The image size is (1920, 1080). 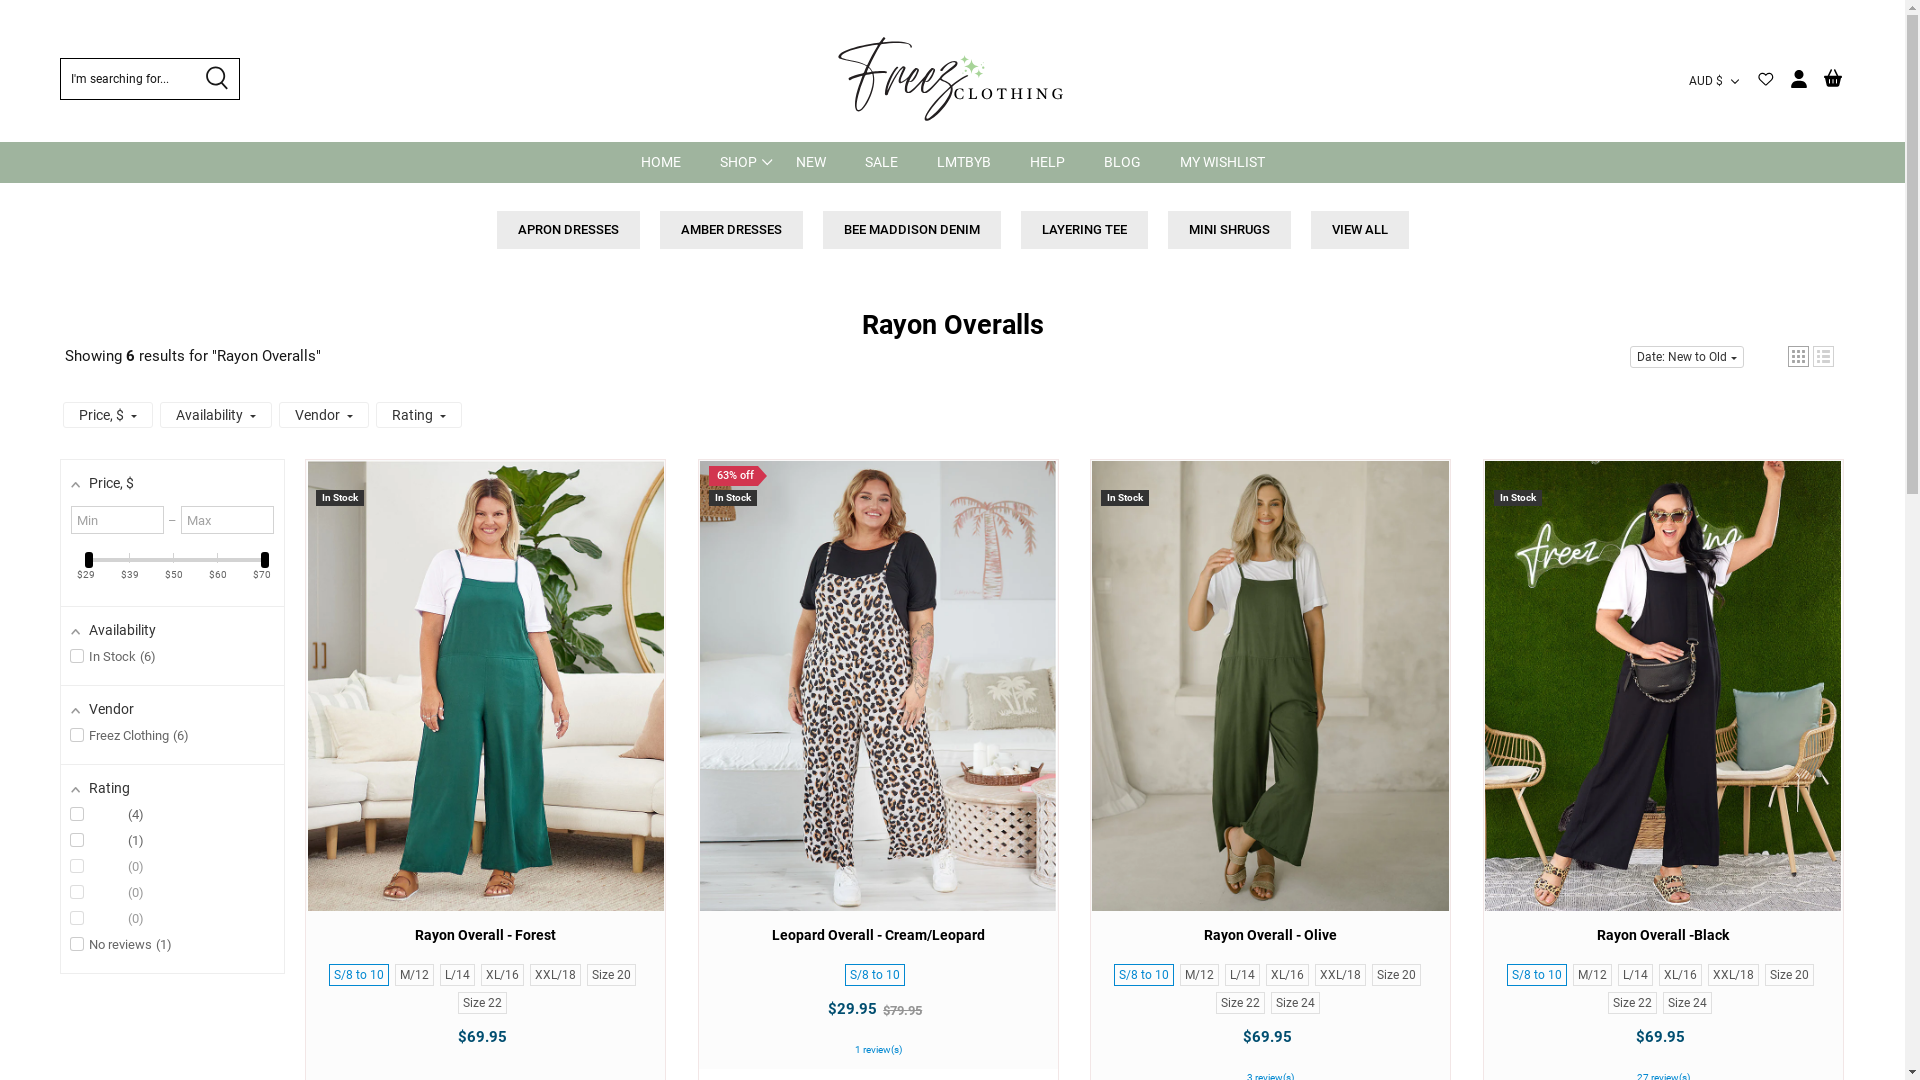 I want to click on 'BLOG', so click(x=1122, y=161).